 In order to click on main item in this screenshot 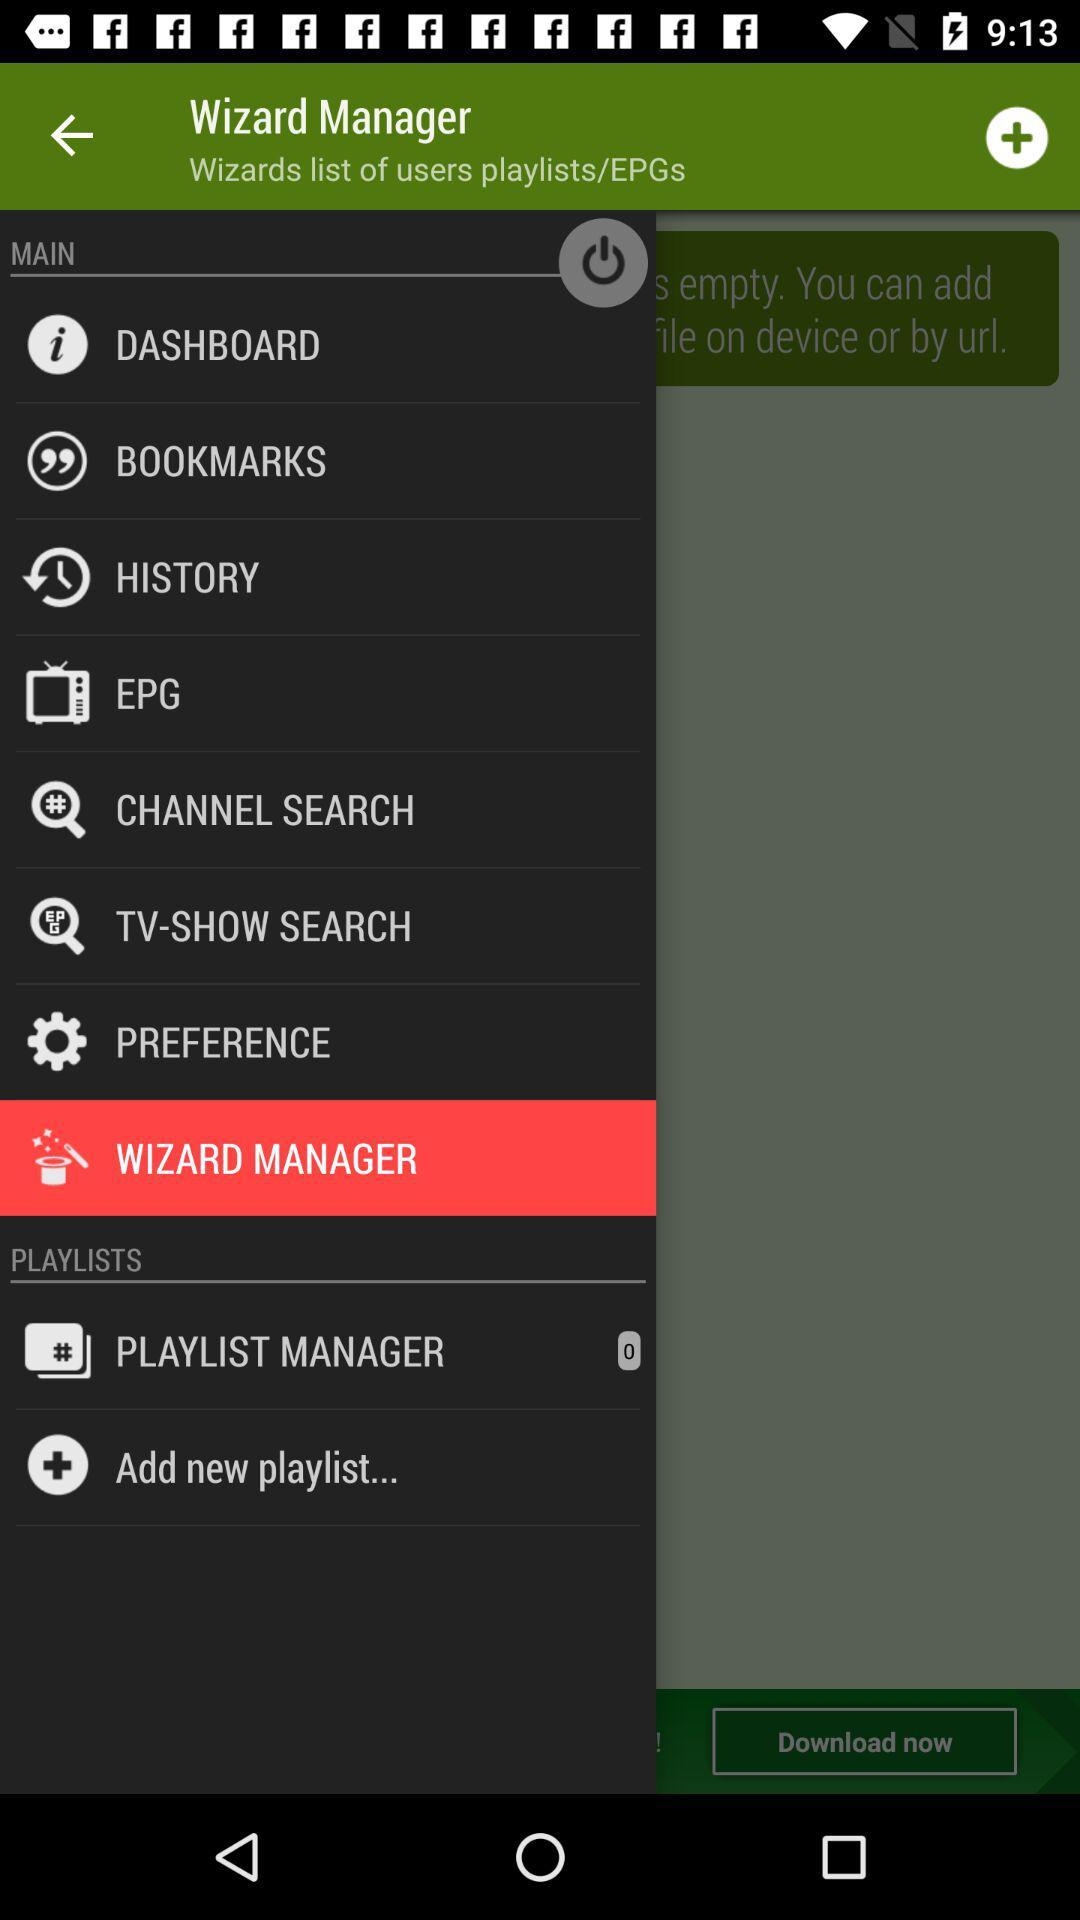, I will do `click(327, 251)`.